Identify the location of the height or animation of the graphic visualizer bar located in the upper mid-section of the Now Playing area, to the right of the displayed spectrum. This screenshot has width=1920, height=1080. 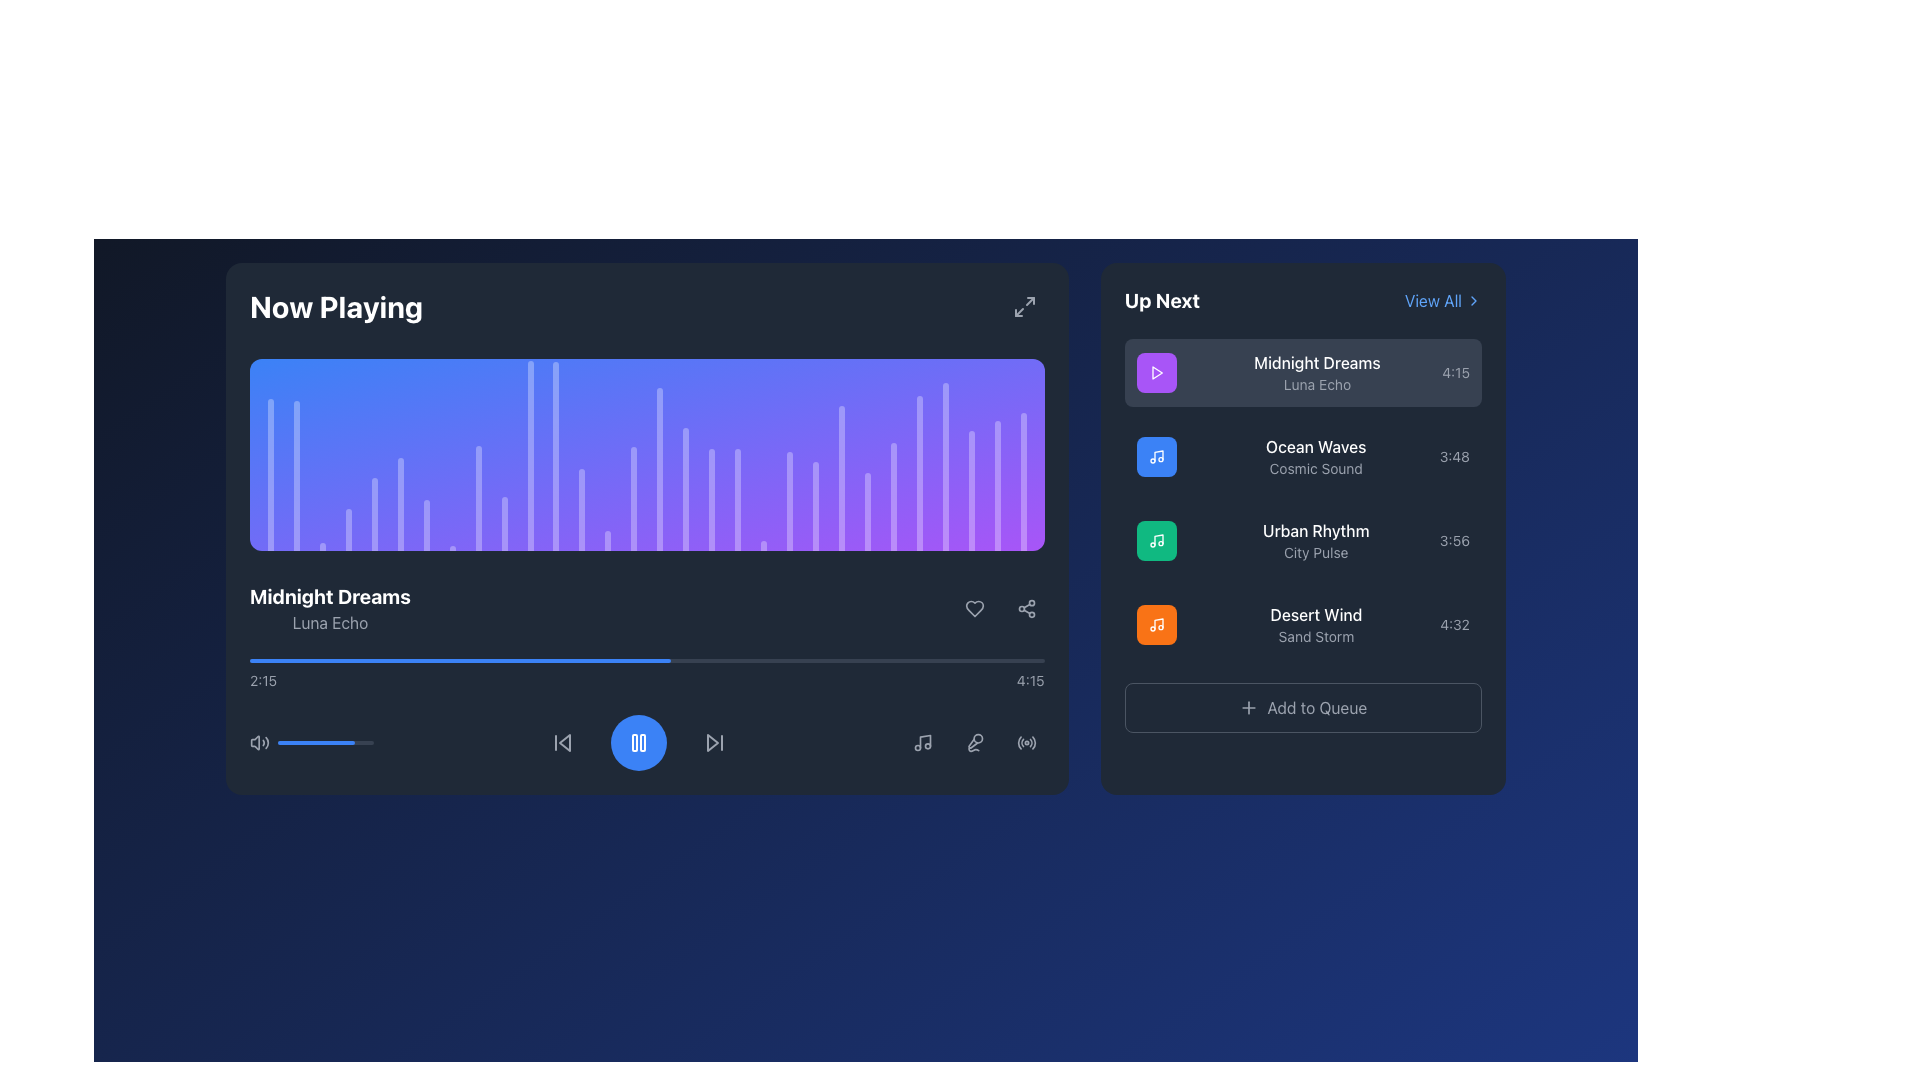
(944, 466).